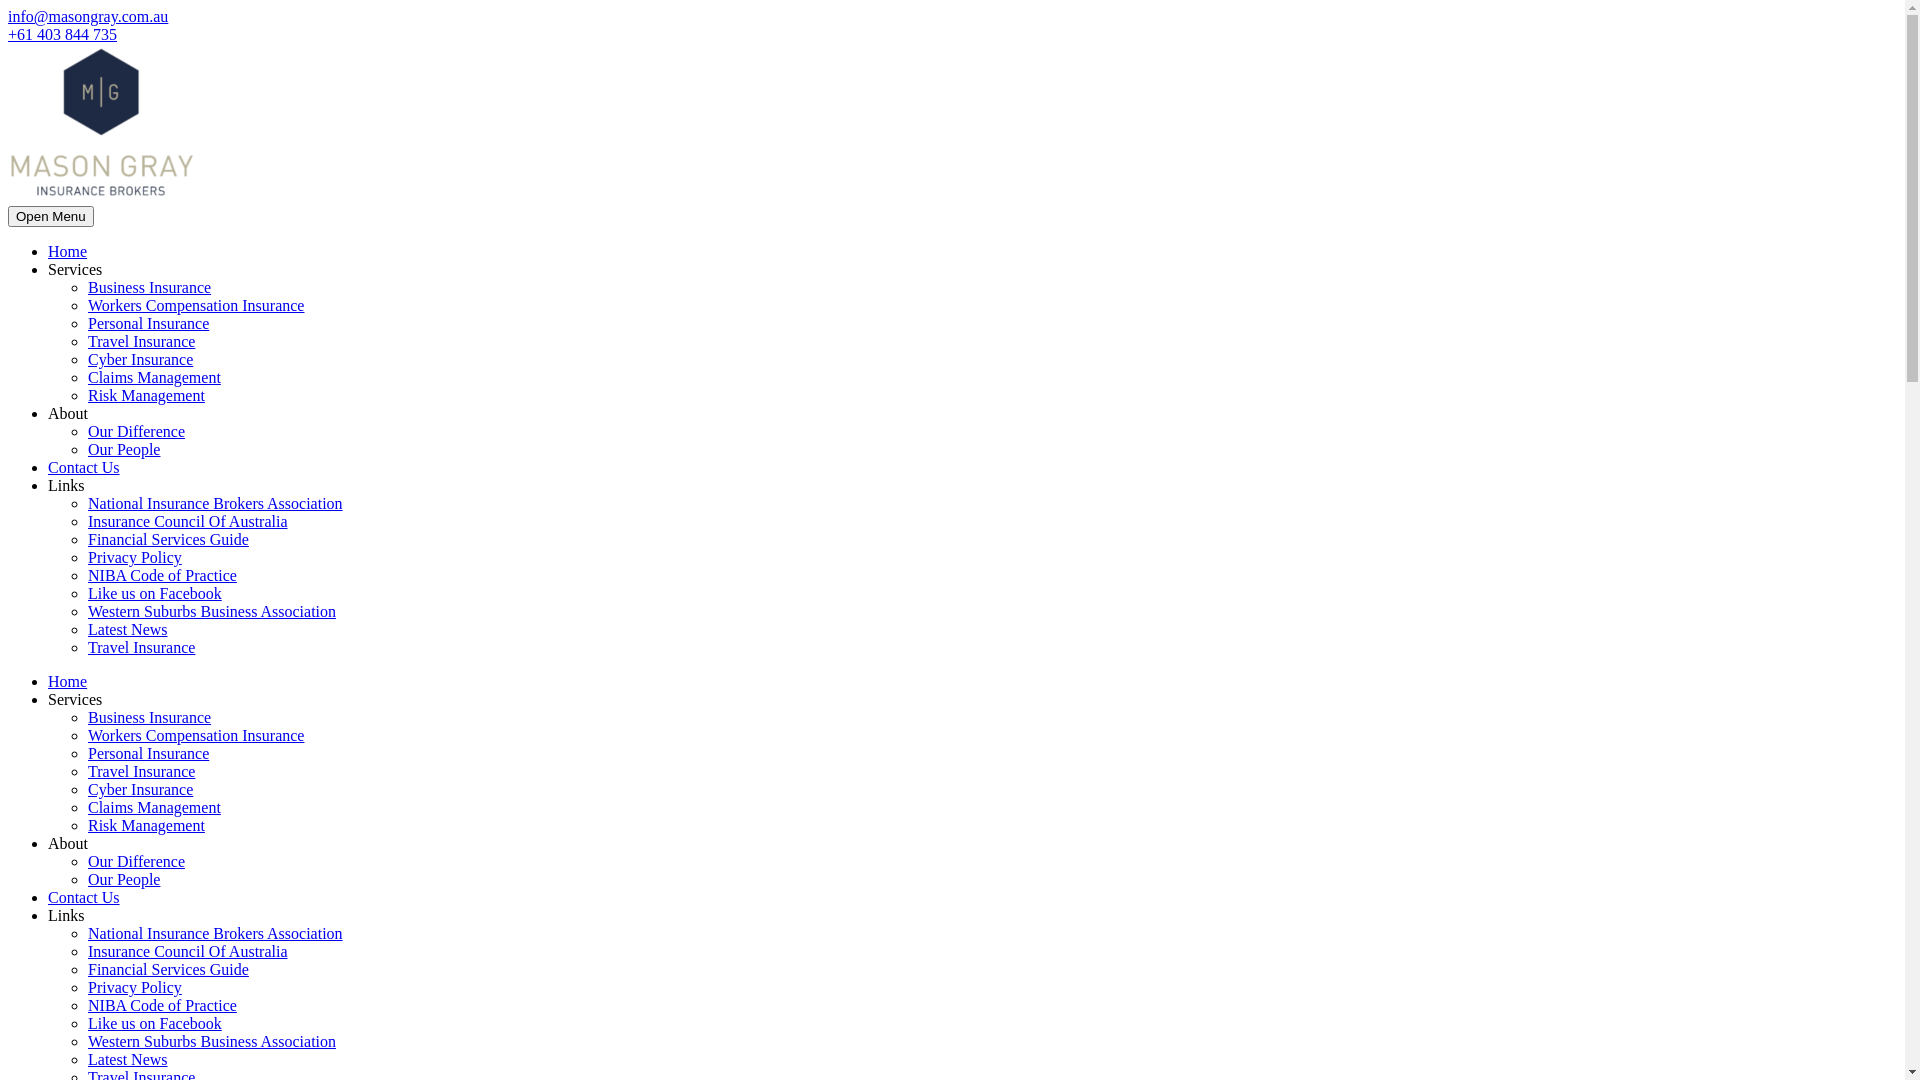 The image size is (1920, 1080). Describe the element at coordinates (67, 843) in the screenshot. I see `'About'` at that location.